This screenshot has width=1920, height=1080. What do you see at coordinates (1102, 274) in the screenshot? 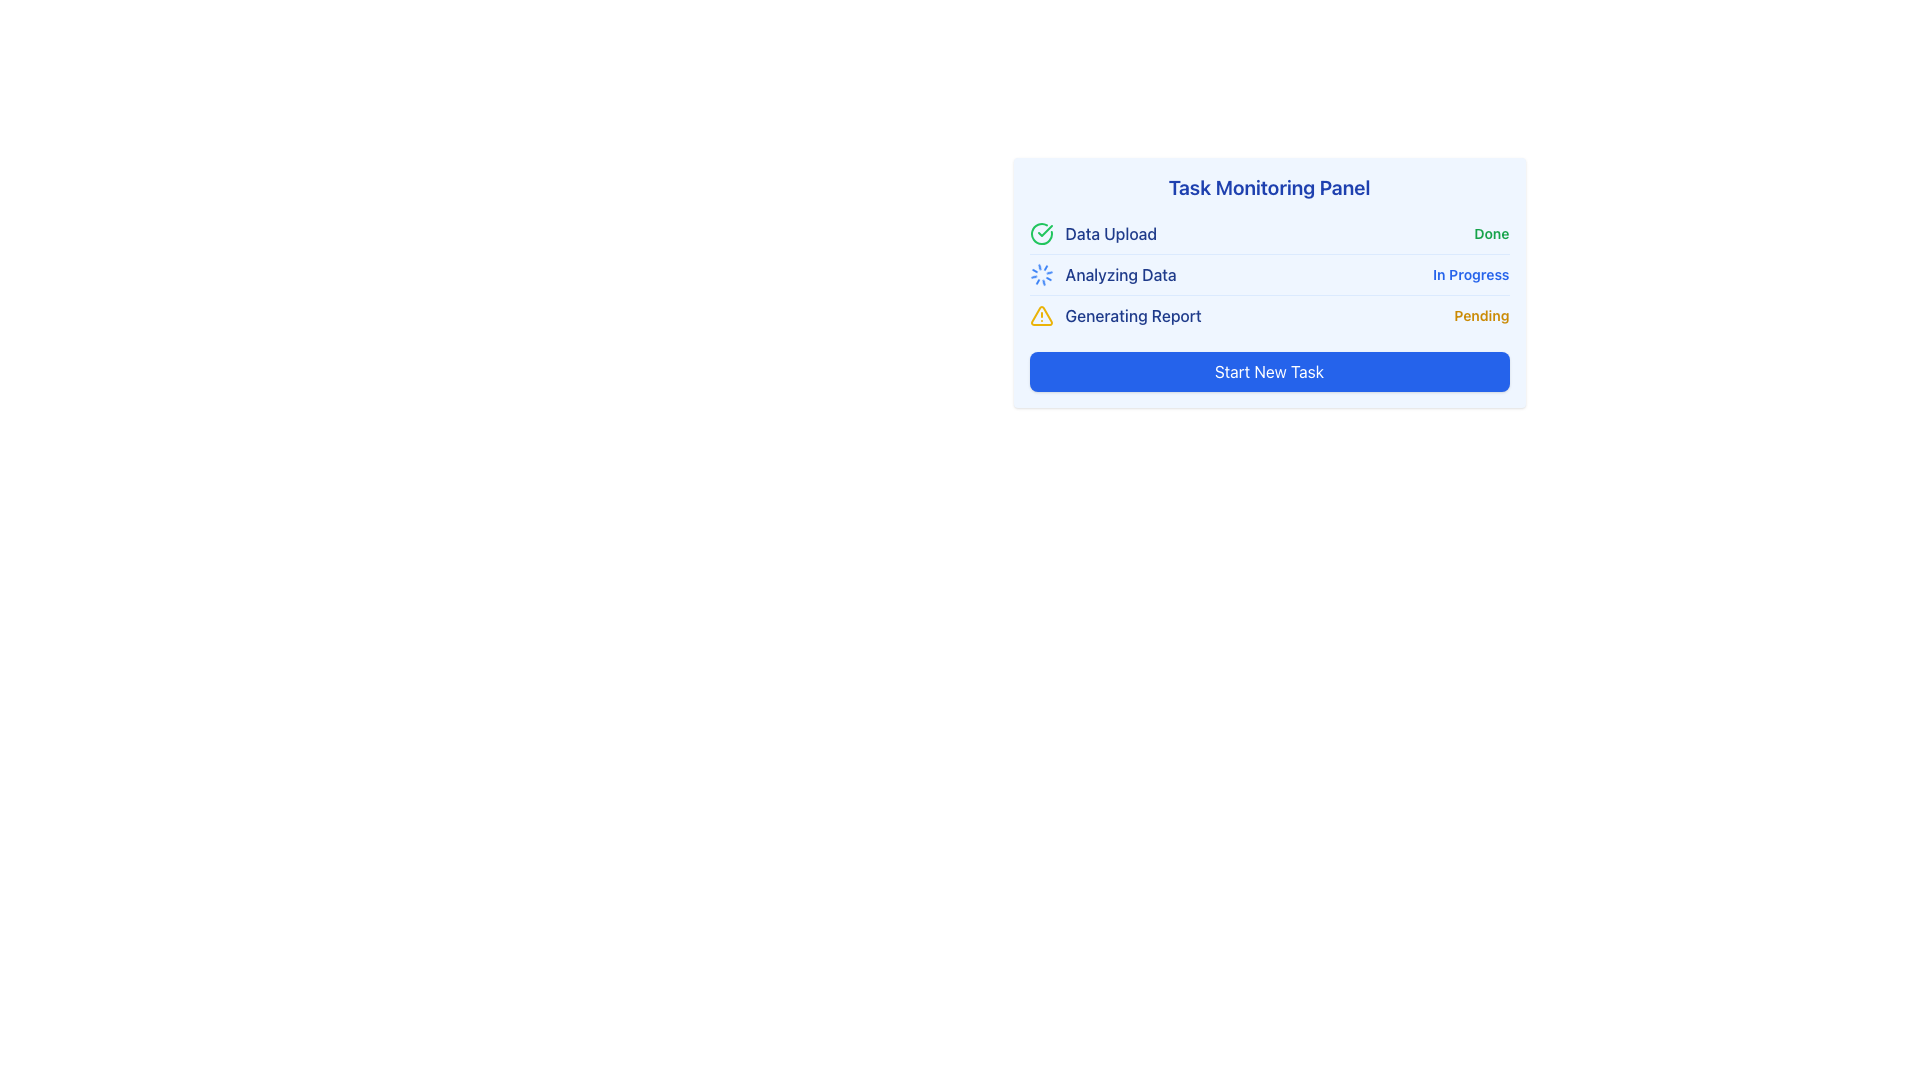
I see `the 'Analyzing Data' progress indicator label within the 'Task Monitoring Panel', which is the second item in the list of task progress indicators` at bounding box center [1102, 274].